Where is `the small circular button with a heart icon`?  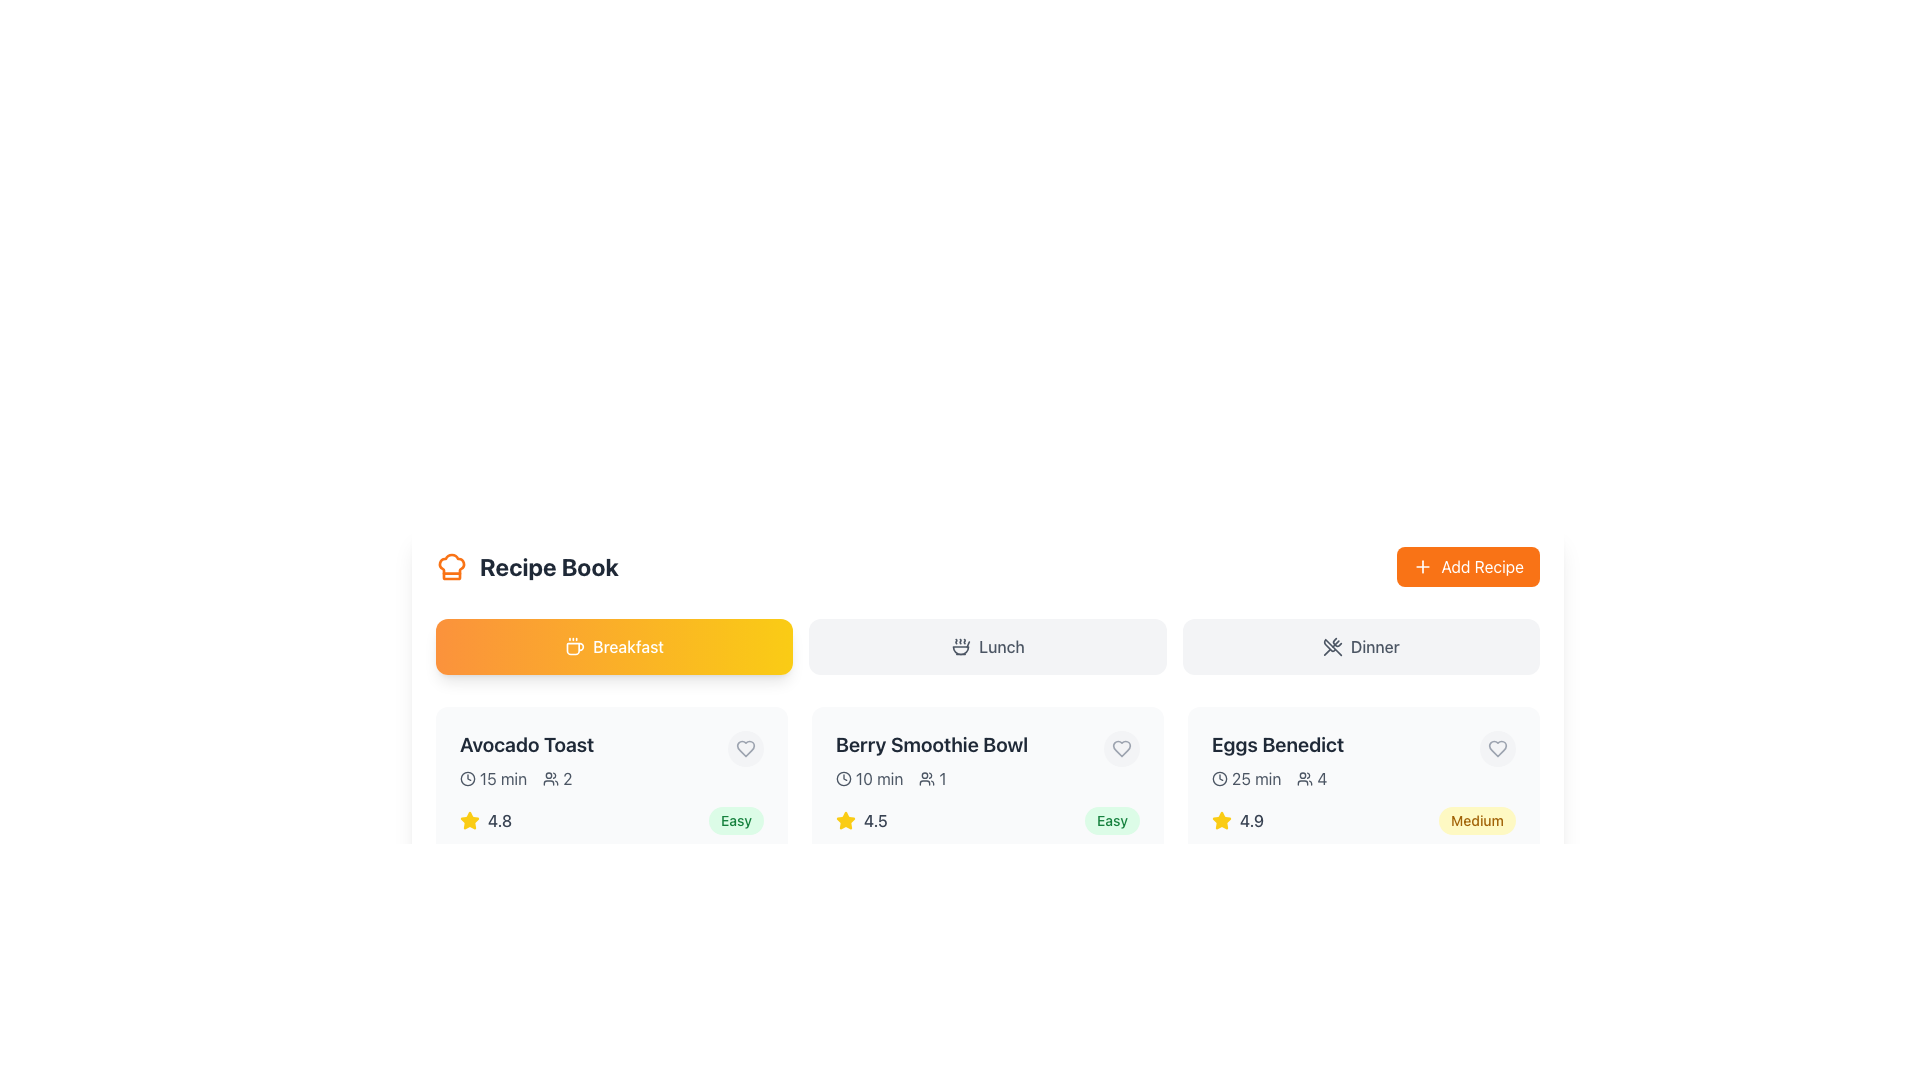
the small circular button with a heart icon is located at coordinates (744, 748).